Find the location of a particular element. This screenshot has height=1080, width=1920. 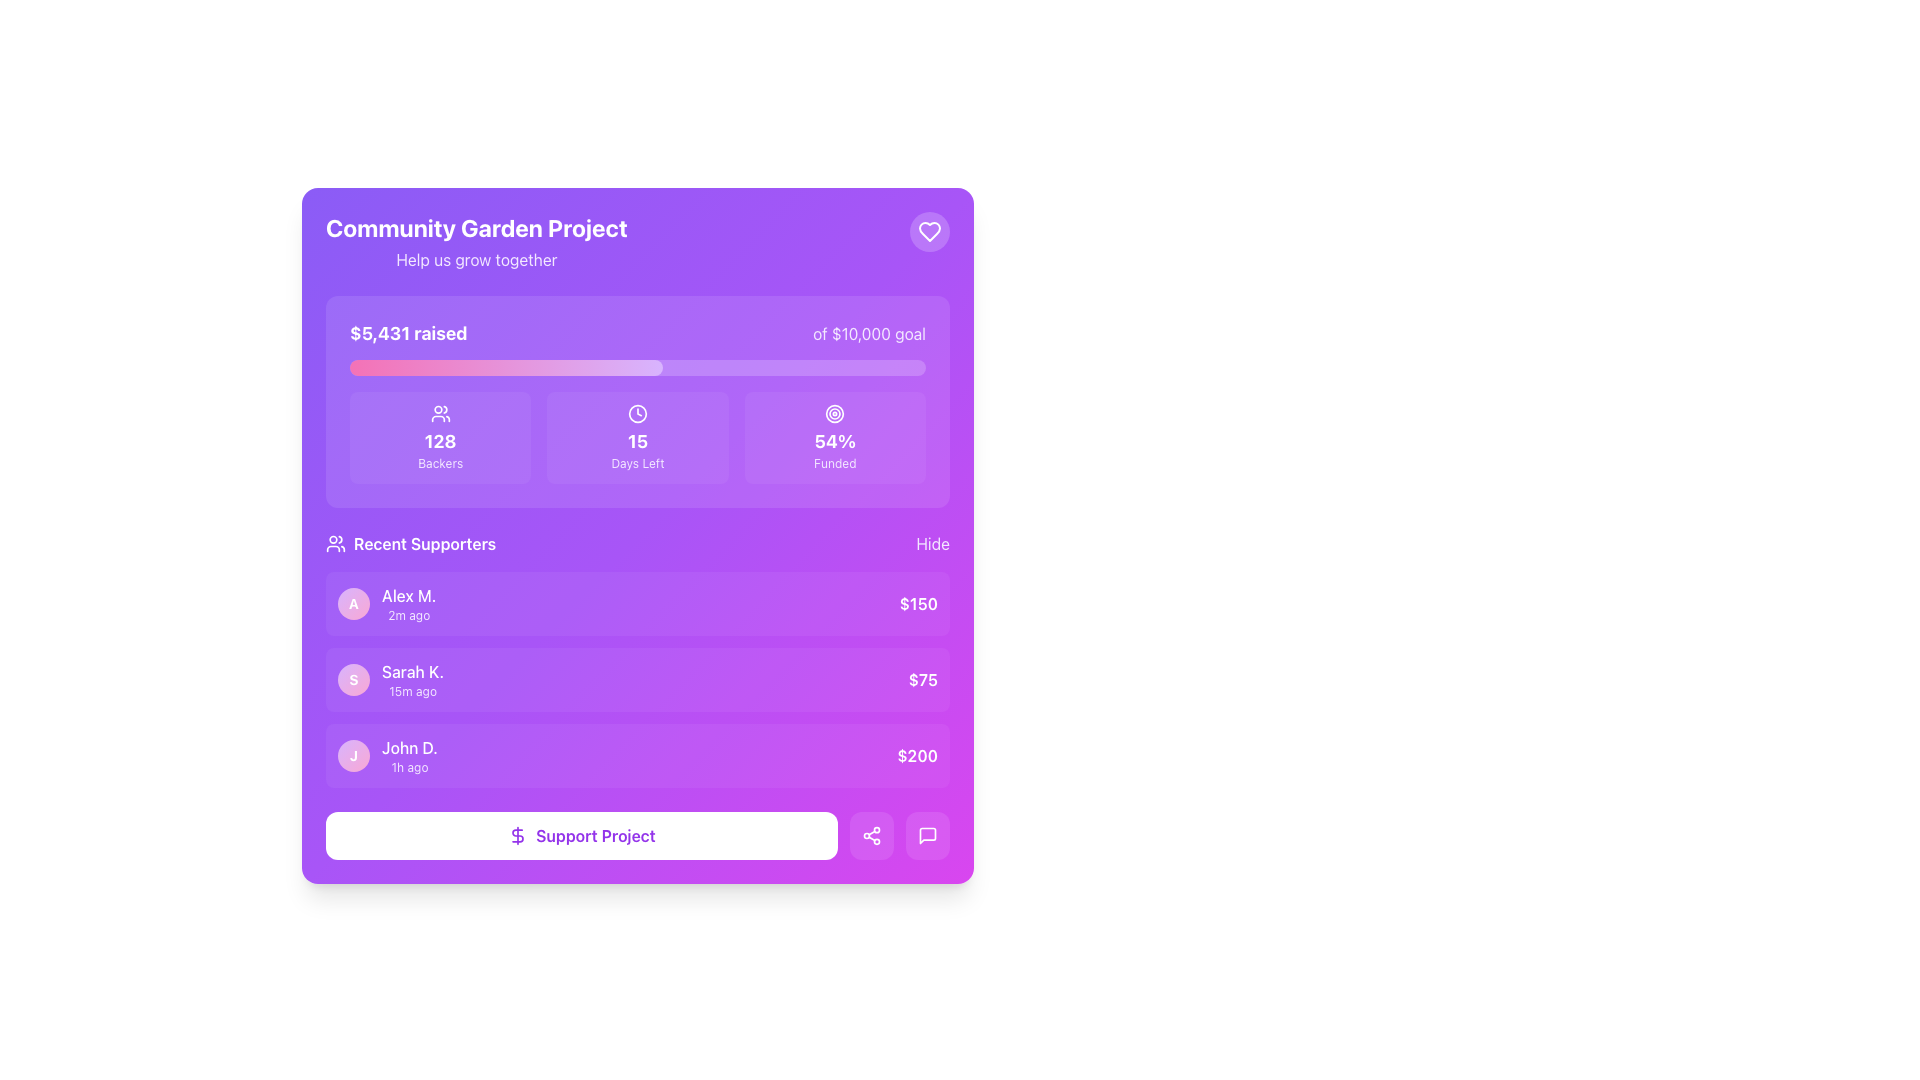

the heart-shaped icon in the top-right corner of the panel is located at coordinates (929, 230).